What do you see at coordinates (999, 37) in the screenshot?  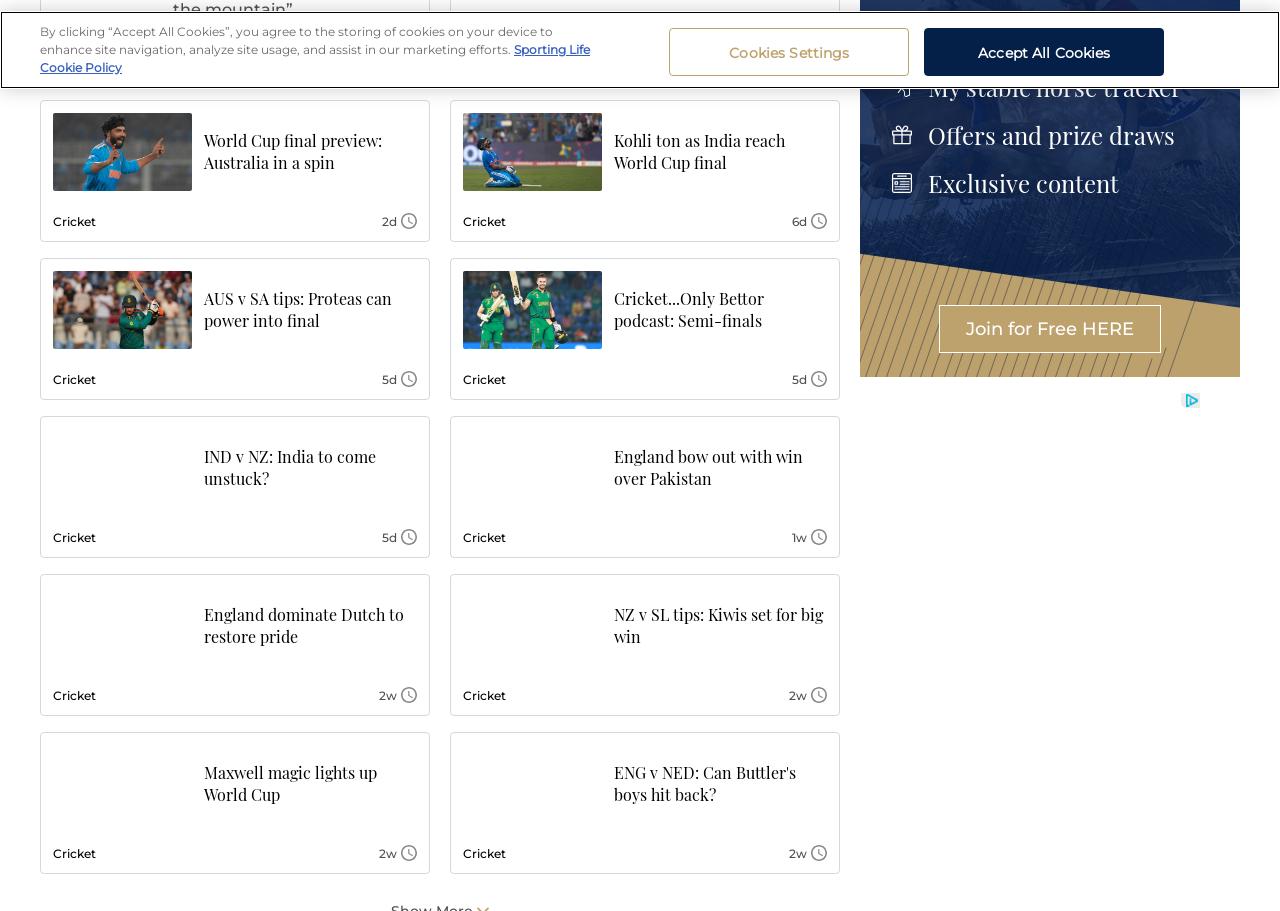 I see `'Race Replays'` at bounding box center [999, 37].